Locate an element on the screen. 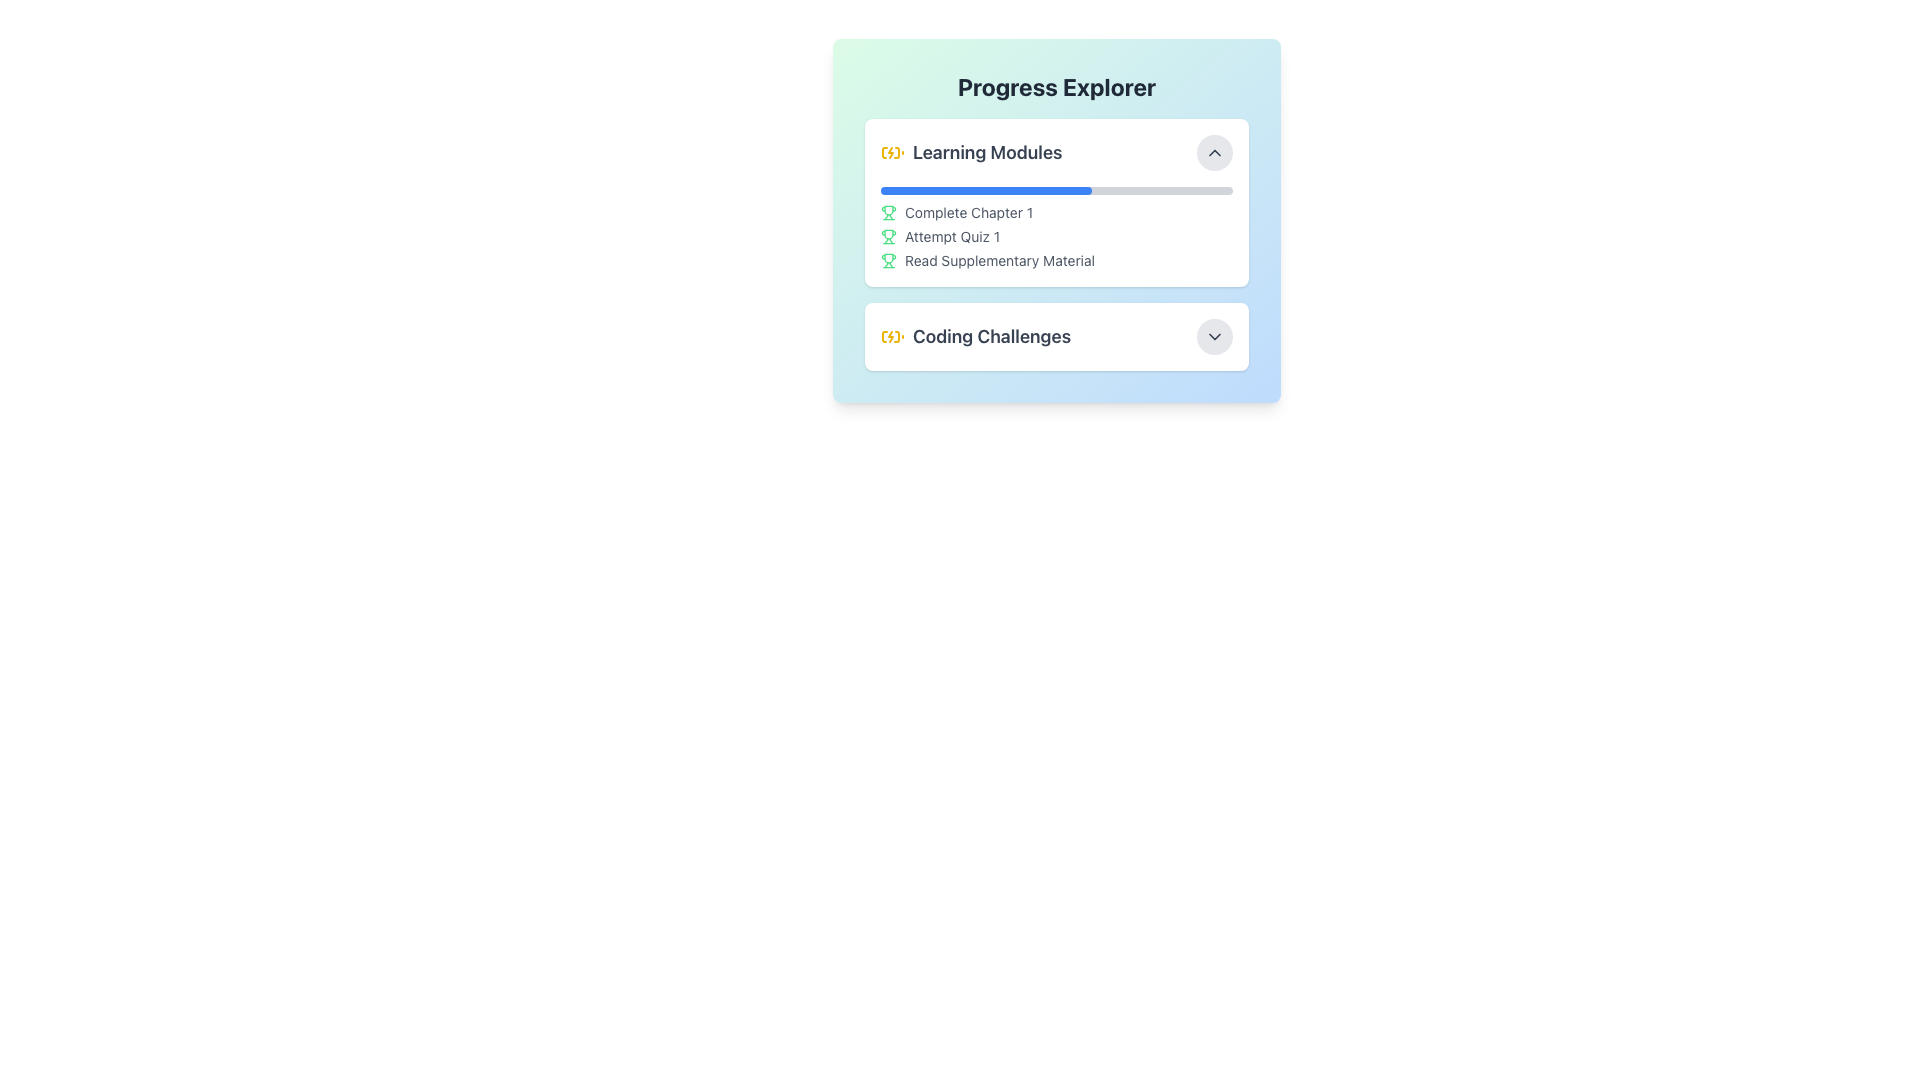 The image size is (1920, 1080). the list of items with icons in the 'Learning Modules' section is located at coordinates (1055, 227).